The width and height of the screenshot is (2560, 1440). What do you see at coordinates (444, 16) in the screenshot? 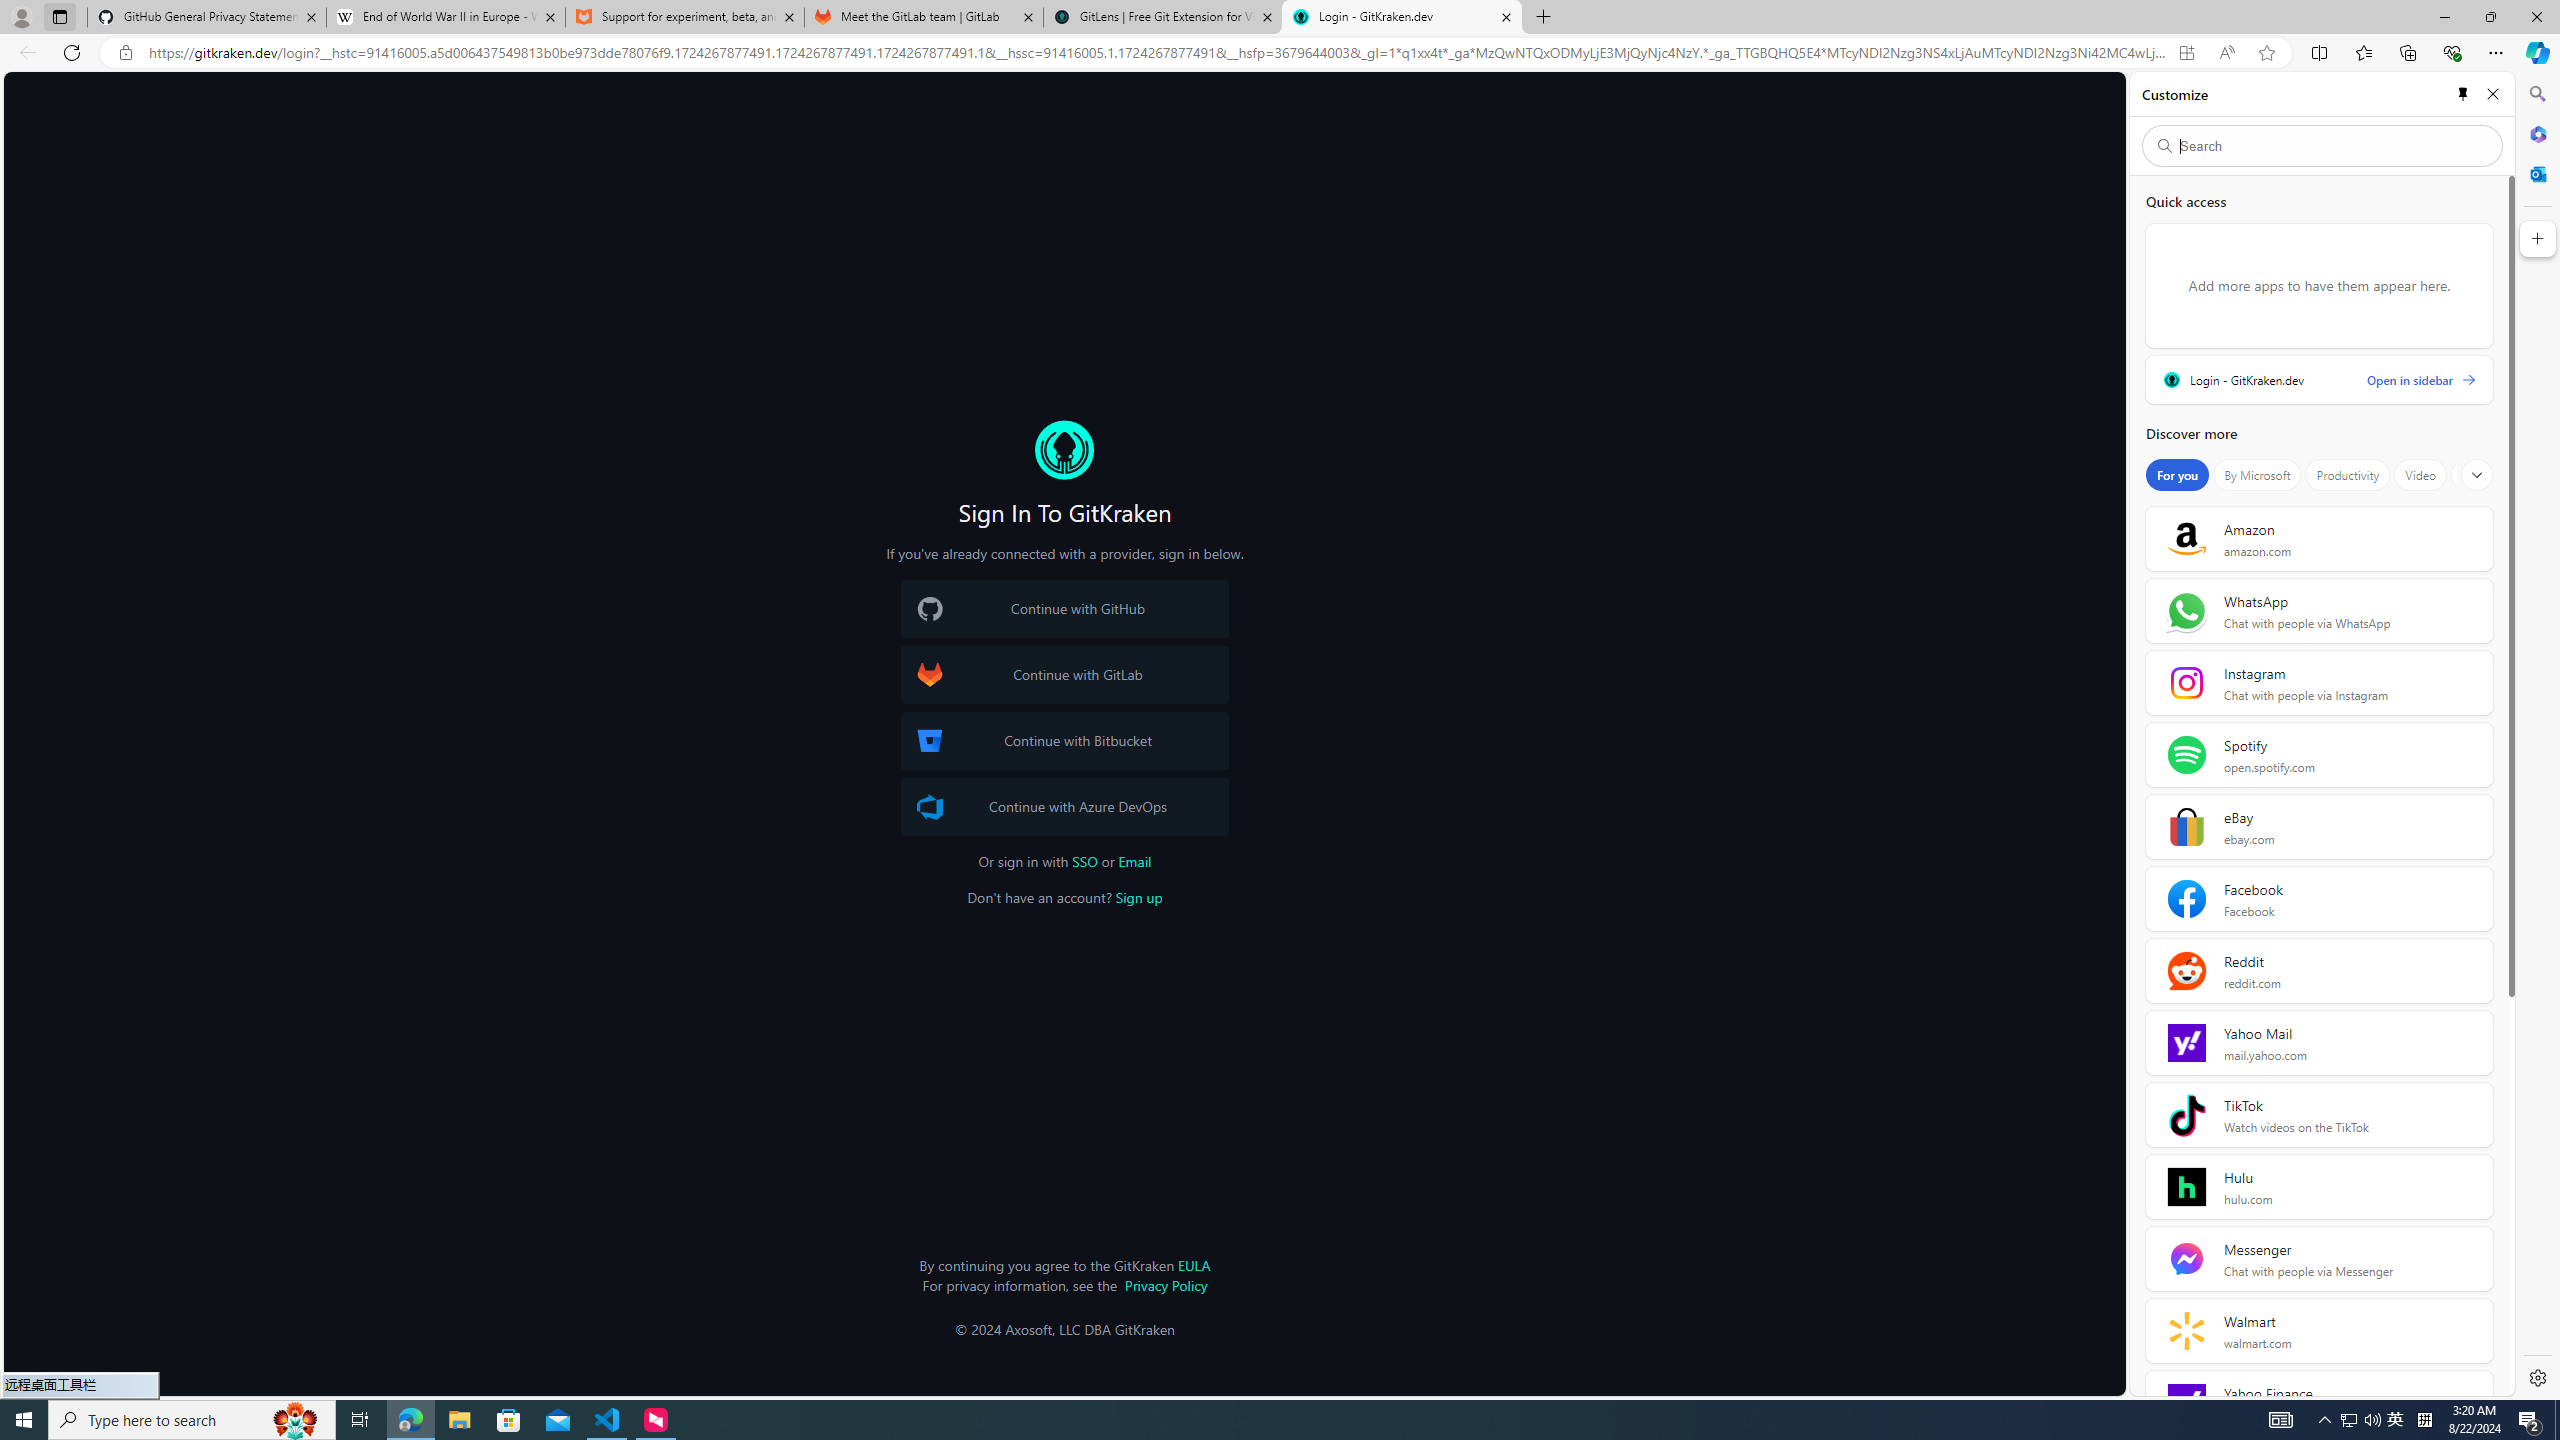
I see `'End of World War II in Europe - Wikipedia'` at bounding box center [444, 16].